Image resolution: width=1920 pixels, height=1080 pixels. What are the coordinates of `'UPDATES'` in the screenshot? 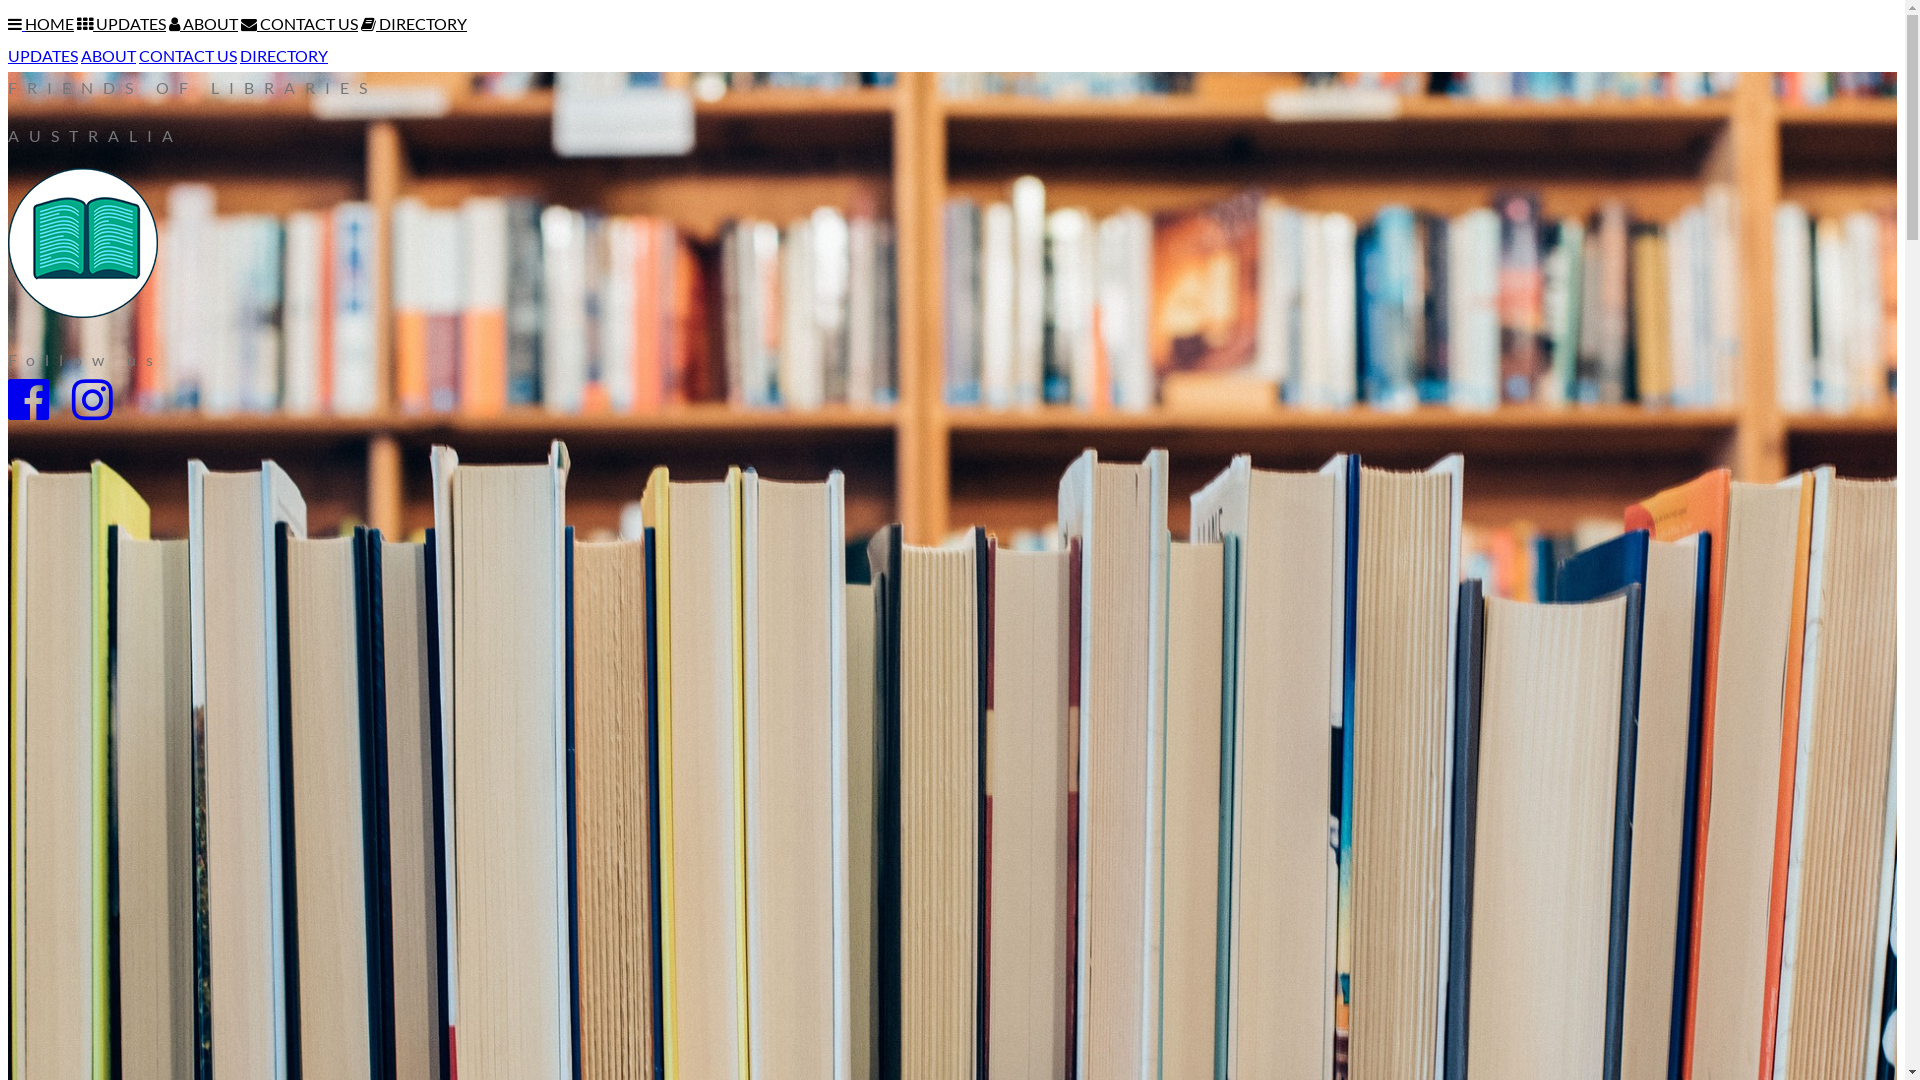 It's located at (8, 54).